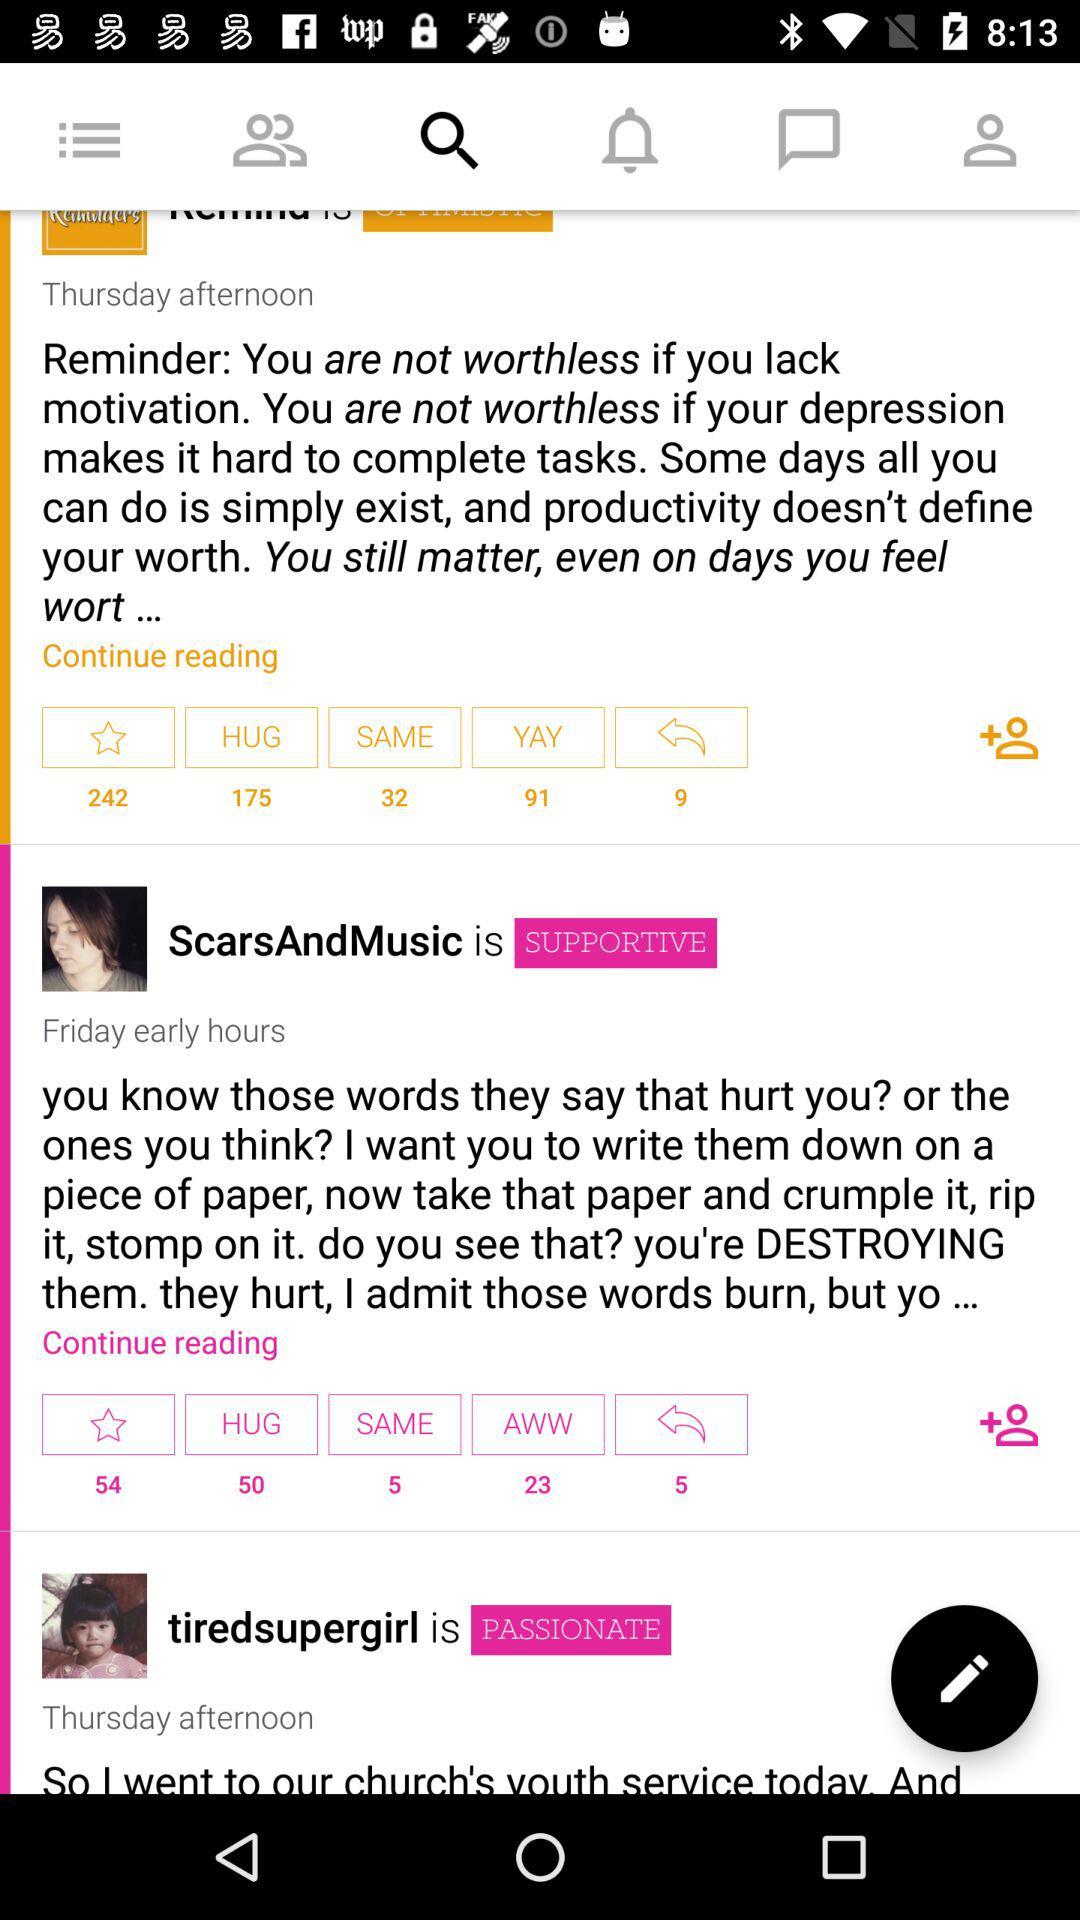  Describe the element at coordinates (680, 805) in the screenshot. I see `item to the right of the yay icon` at that location.